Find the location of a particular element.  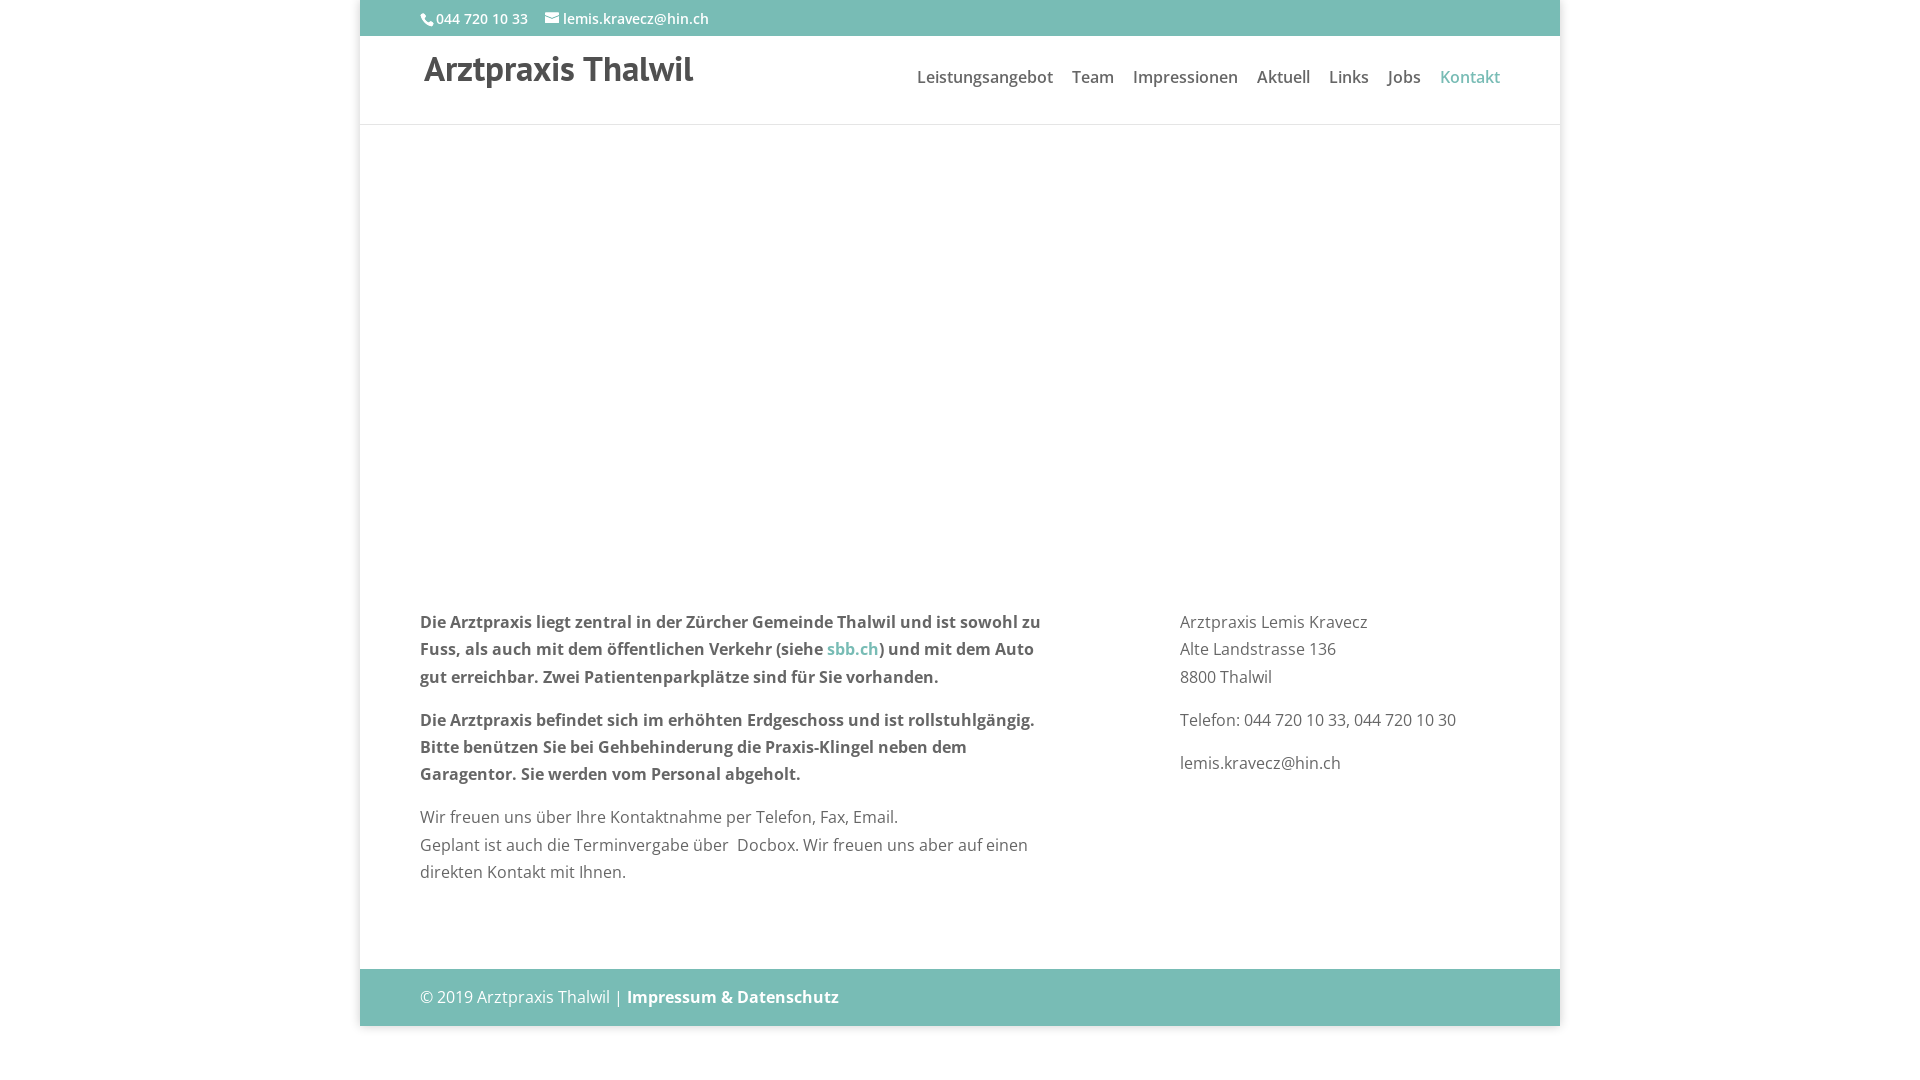

'Impressum & Datenschutz' is located at coordinates (732, 996).